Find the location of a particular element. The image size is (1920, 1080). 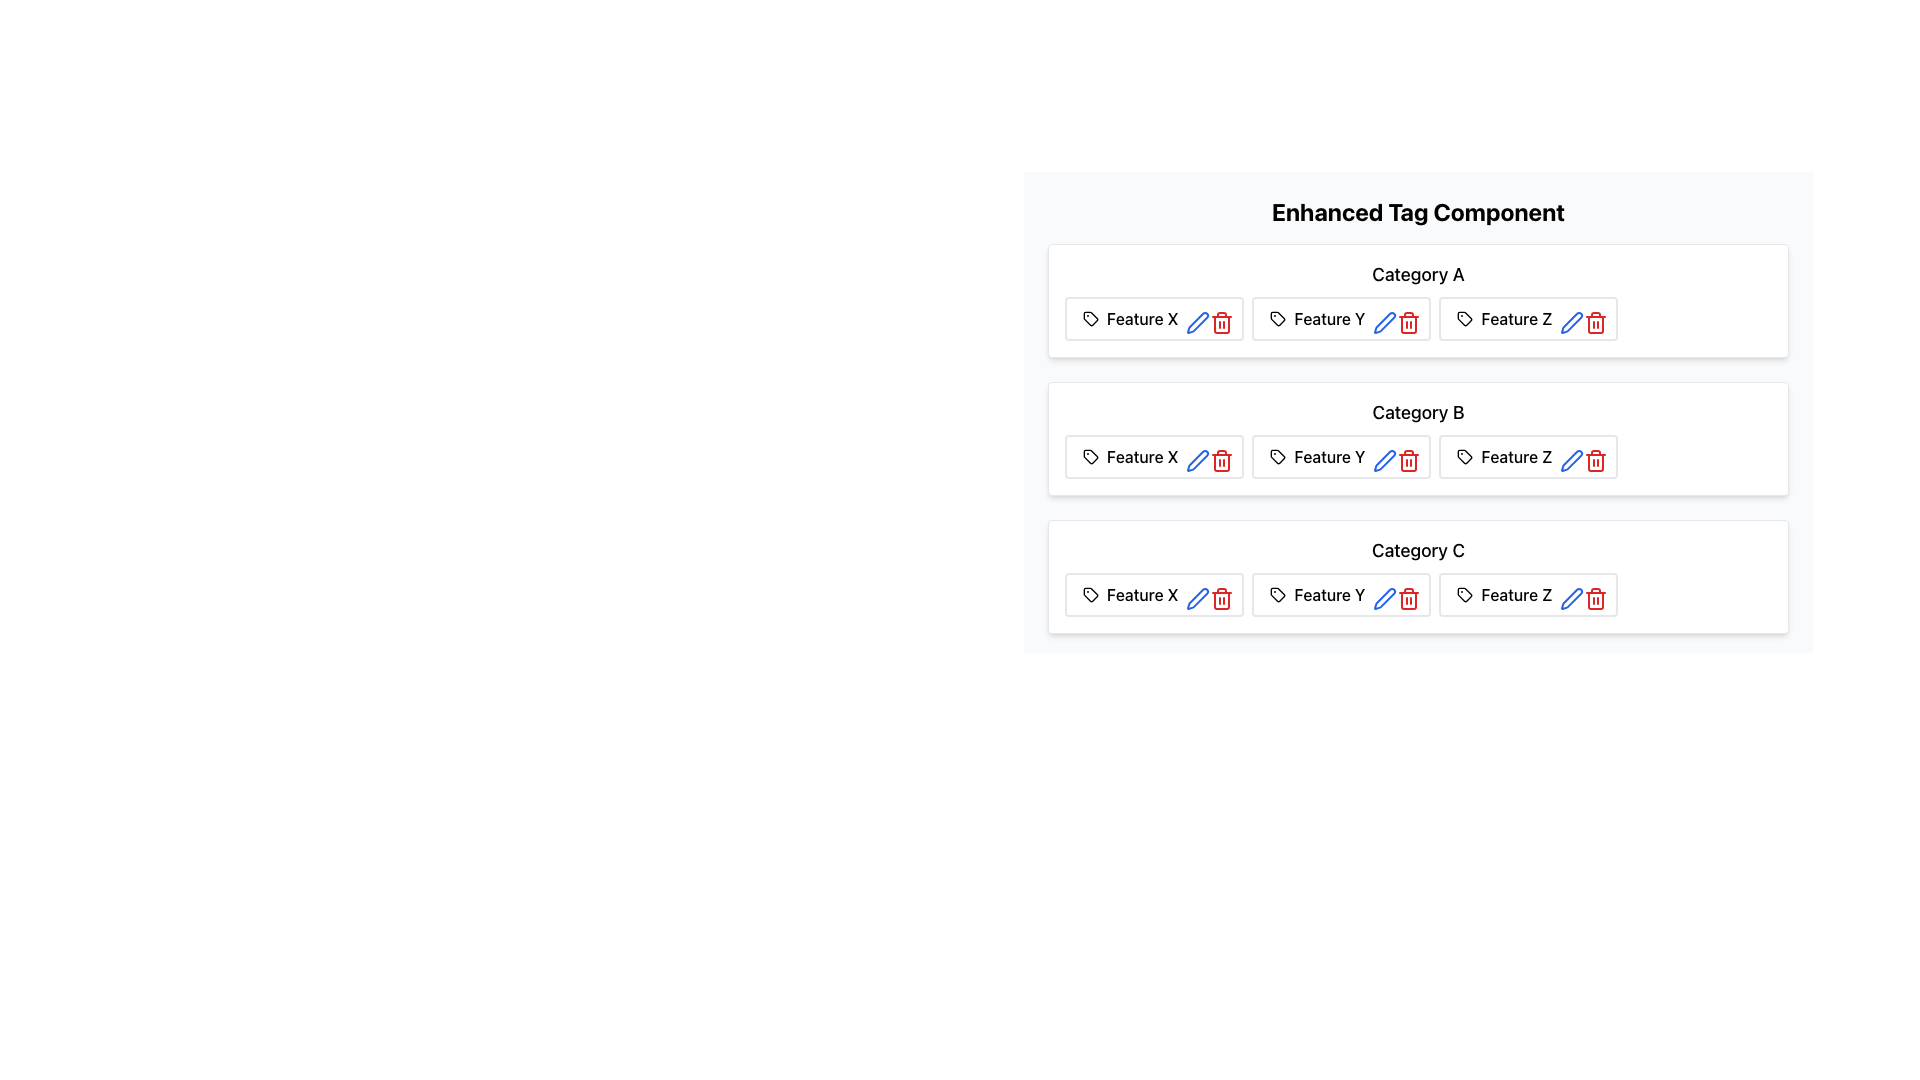

the static text label 'Feature Y' which is part of a row of tags in 'Category B', located to the right of 'Feature X' and to the left of edit and delete icons is located at coordinates (1329, 456).